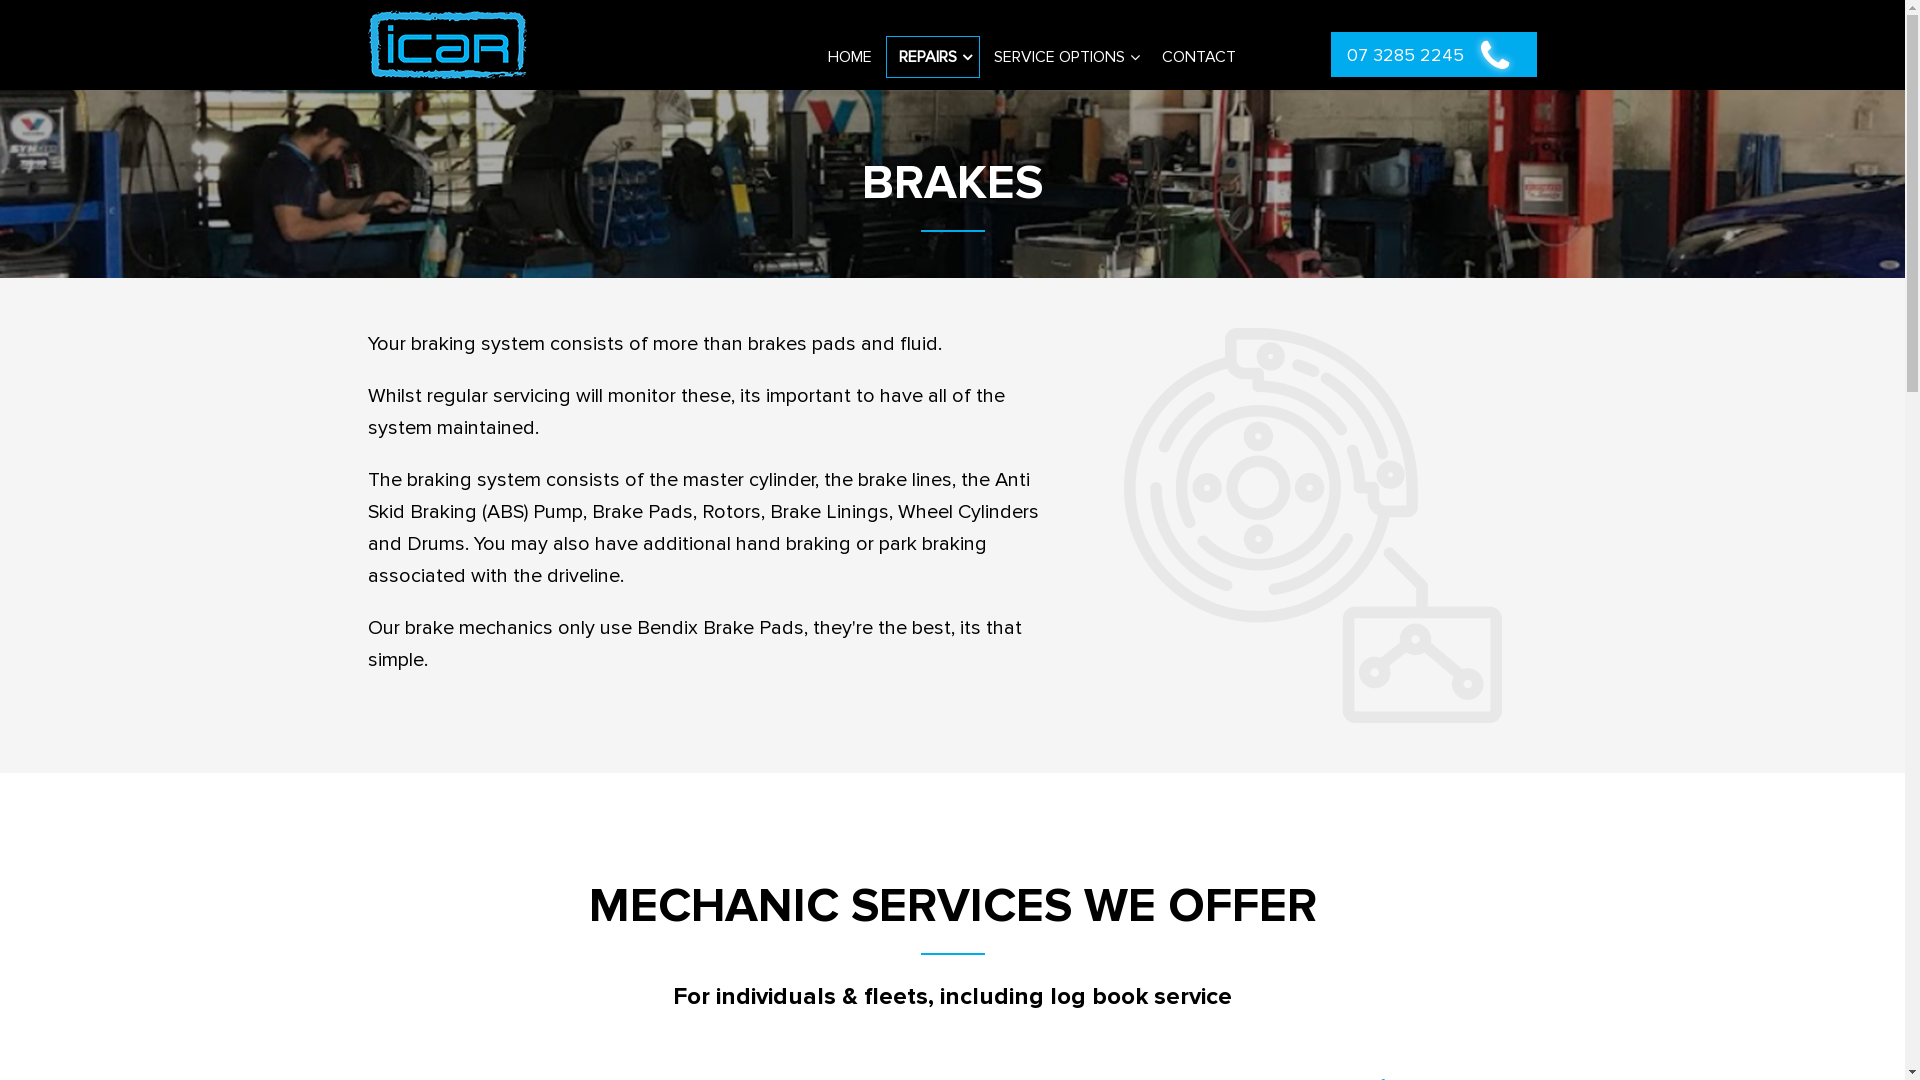  What do you see at coordinates (931, 56) in the screenshot?
I see `'REPAIRS'` at bounding box center [931, 56].